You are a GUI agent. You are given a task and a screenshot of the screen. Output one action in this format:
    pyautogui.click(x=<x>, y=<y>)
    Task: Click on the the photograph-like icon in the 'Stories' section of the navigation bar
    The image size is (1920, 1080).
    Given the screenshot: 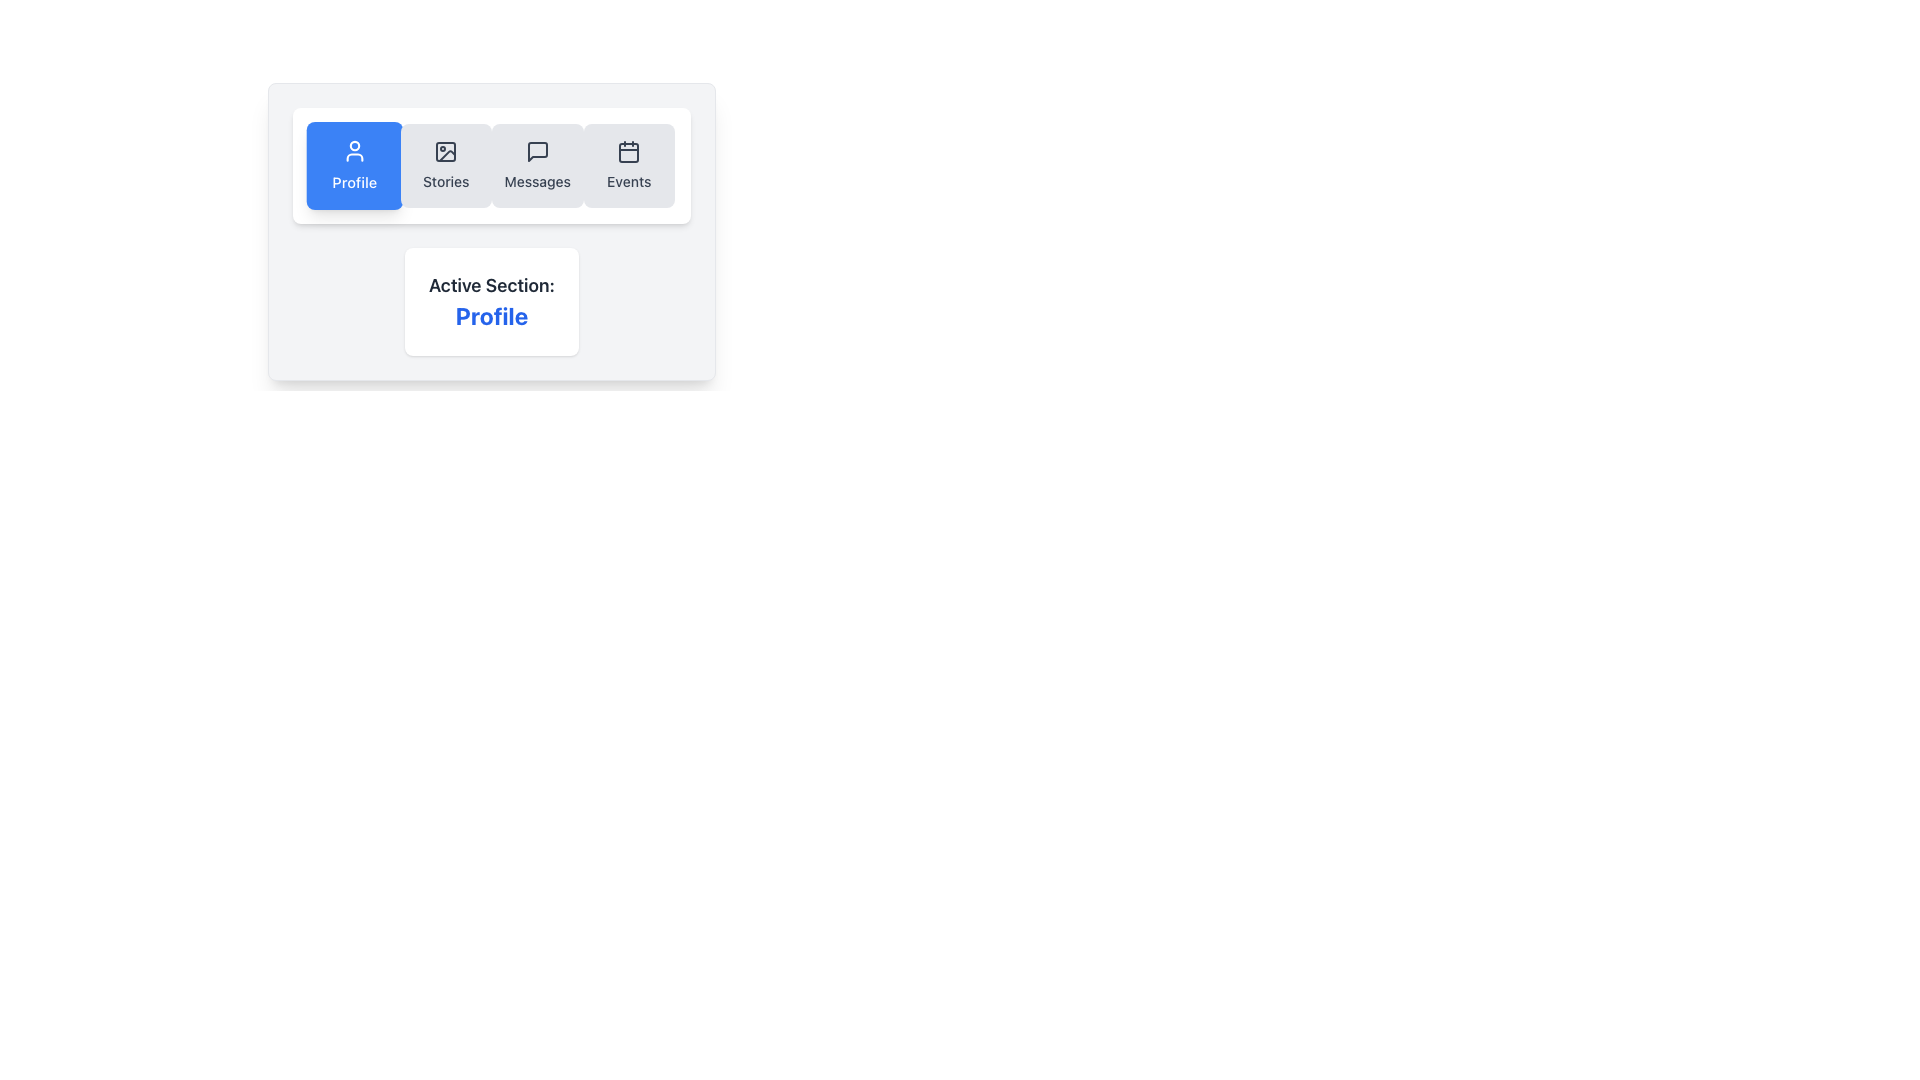 What is the action you would take?
    pyautogui.click(x=445, y=150)
    